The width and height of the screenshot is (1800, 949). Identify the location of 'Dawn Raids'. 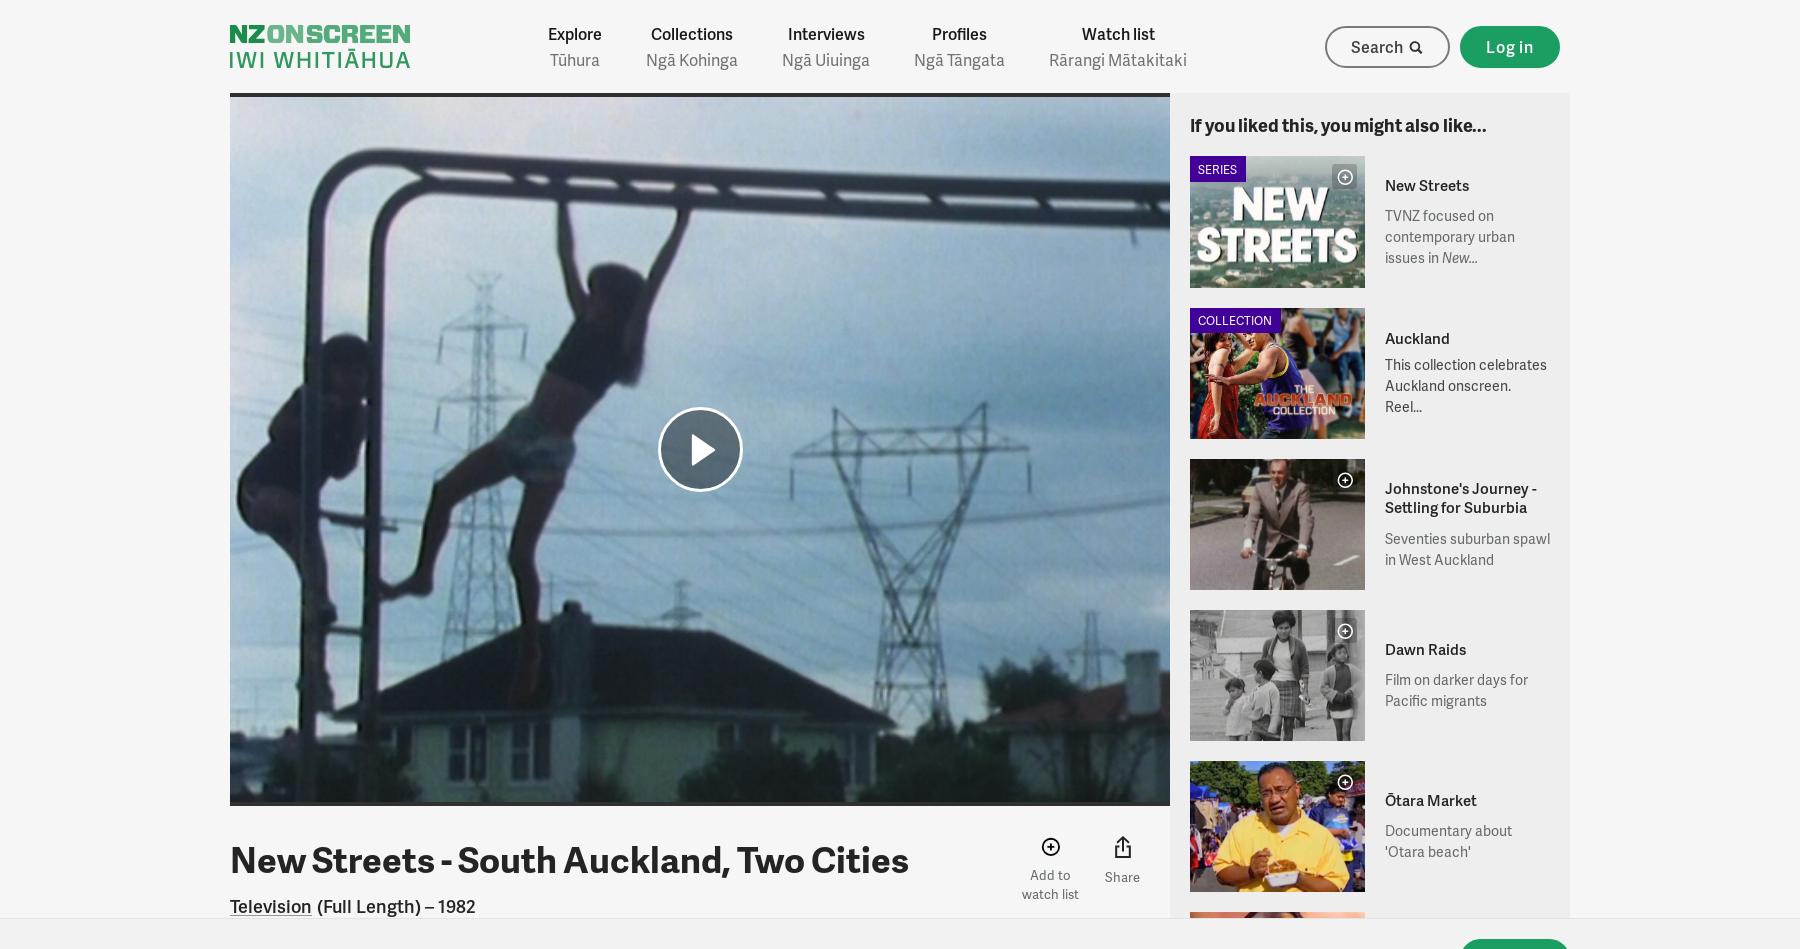
(1423, 647).